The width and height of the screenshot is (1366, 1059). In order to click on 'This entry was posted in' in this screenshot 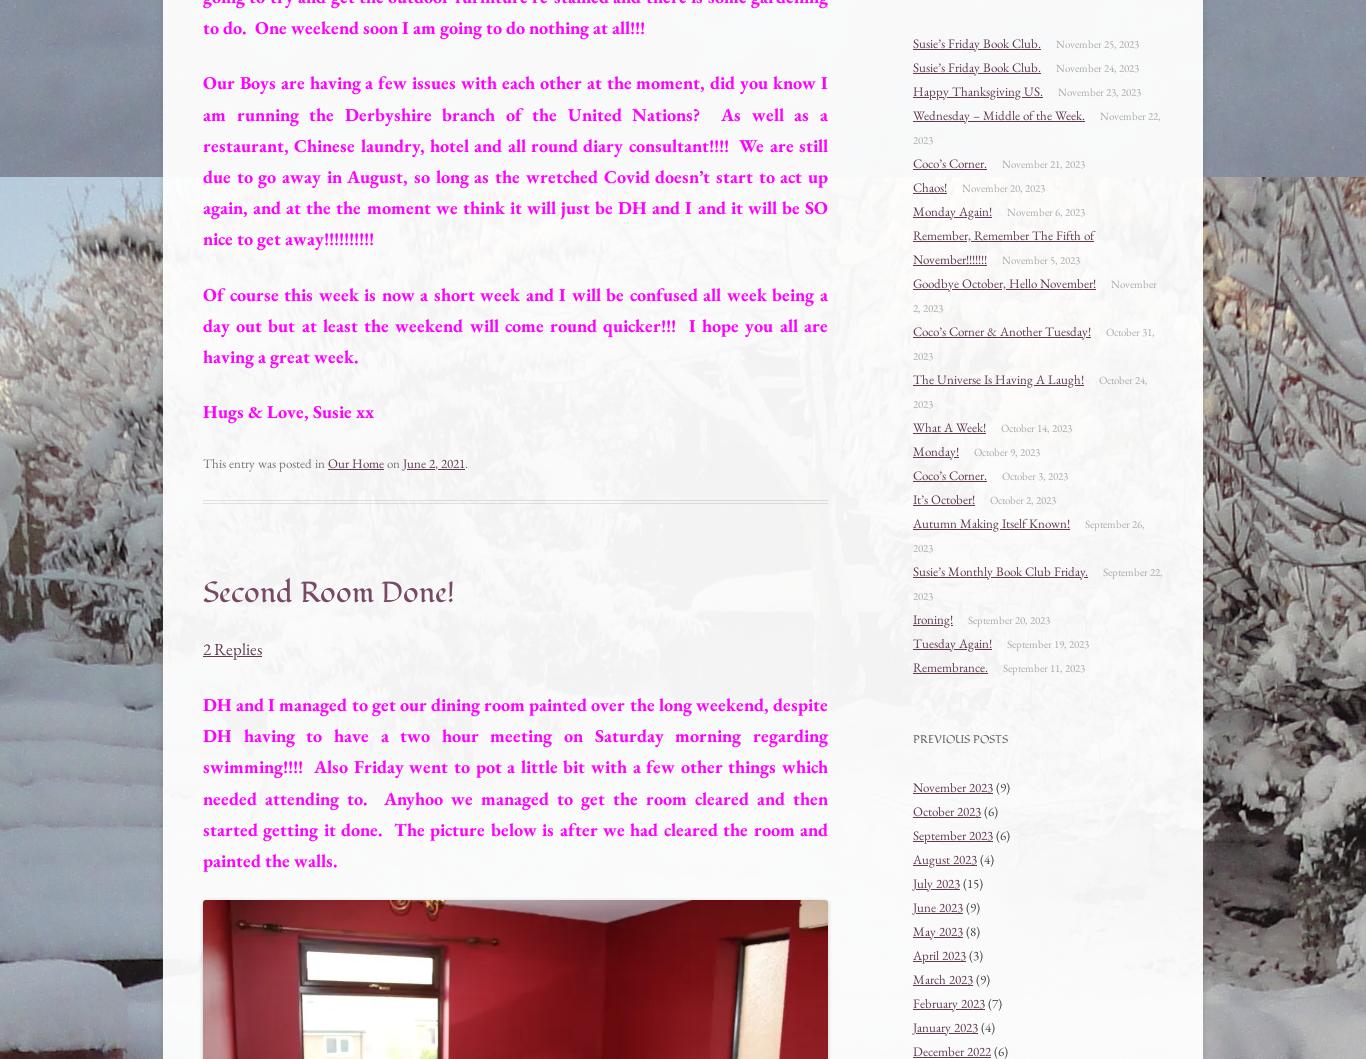, I will do `click(201, 462)`.